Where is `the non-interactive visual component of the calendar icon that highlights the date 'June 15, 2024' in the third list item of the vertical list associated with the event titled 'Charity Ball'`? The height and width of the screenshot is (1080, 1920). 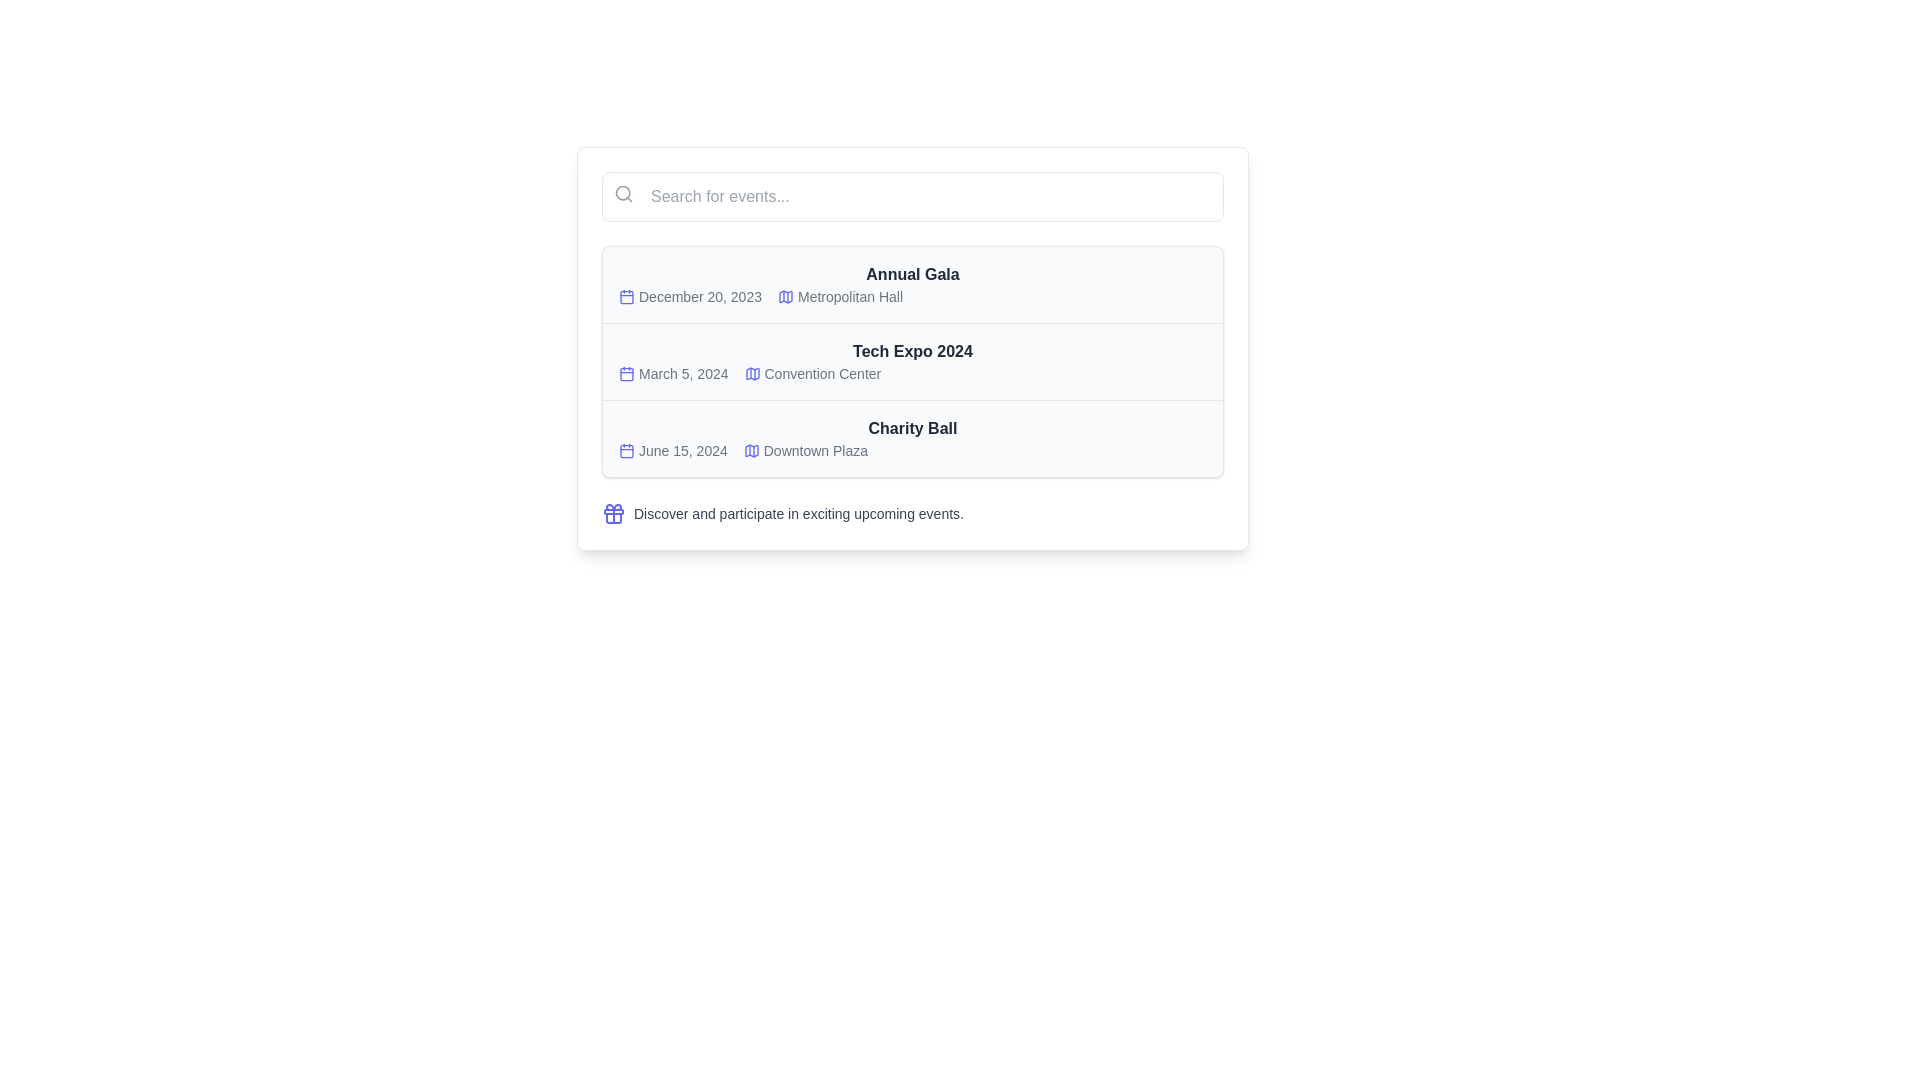 the non-interactive visual component of the calendar icon that highlights the date 'June 15, 2024' in the third list item of the vertical list associated with the event titled 'Charity Ball' is located at coordinates (626, 451).